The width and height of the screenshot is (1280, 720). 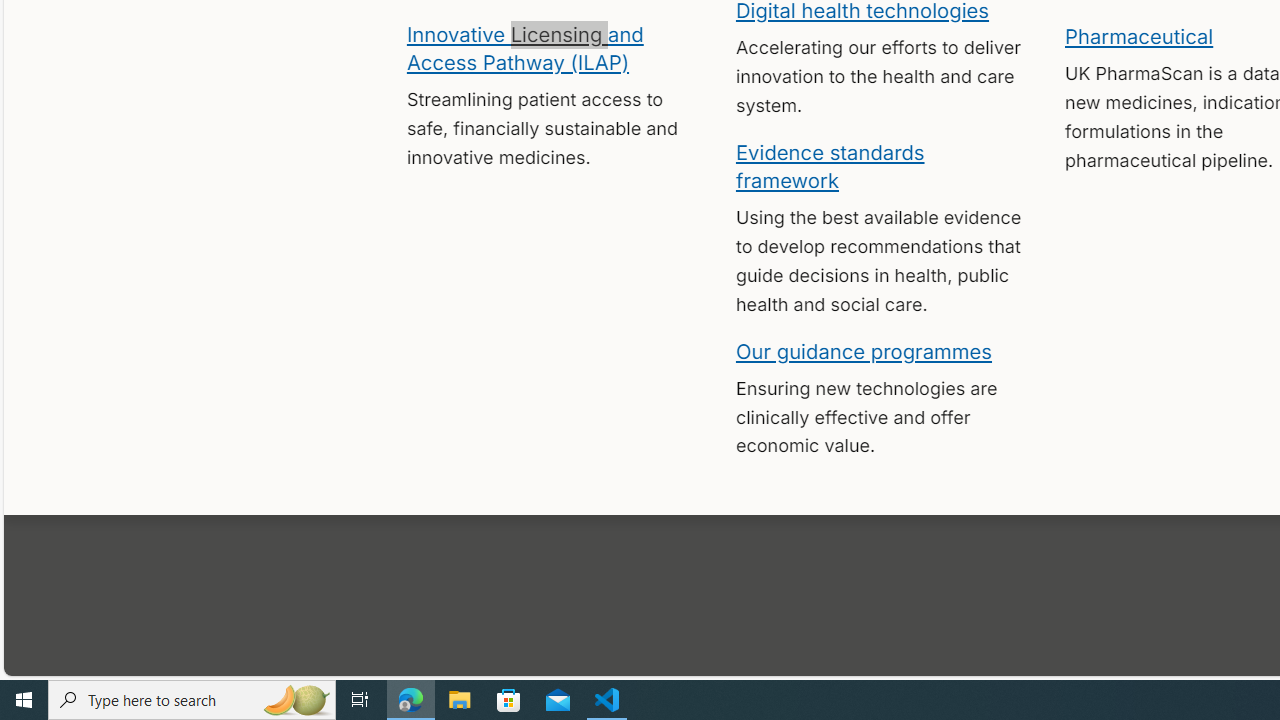 What do you see at coordinates (1139, 36) in the screenshot?
I see `'Pharmaceutical'` at bounding box center [1139, 36].